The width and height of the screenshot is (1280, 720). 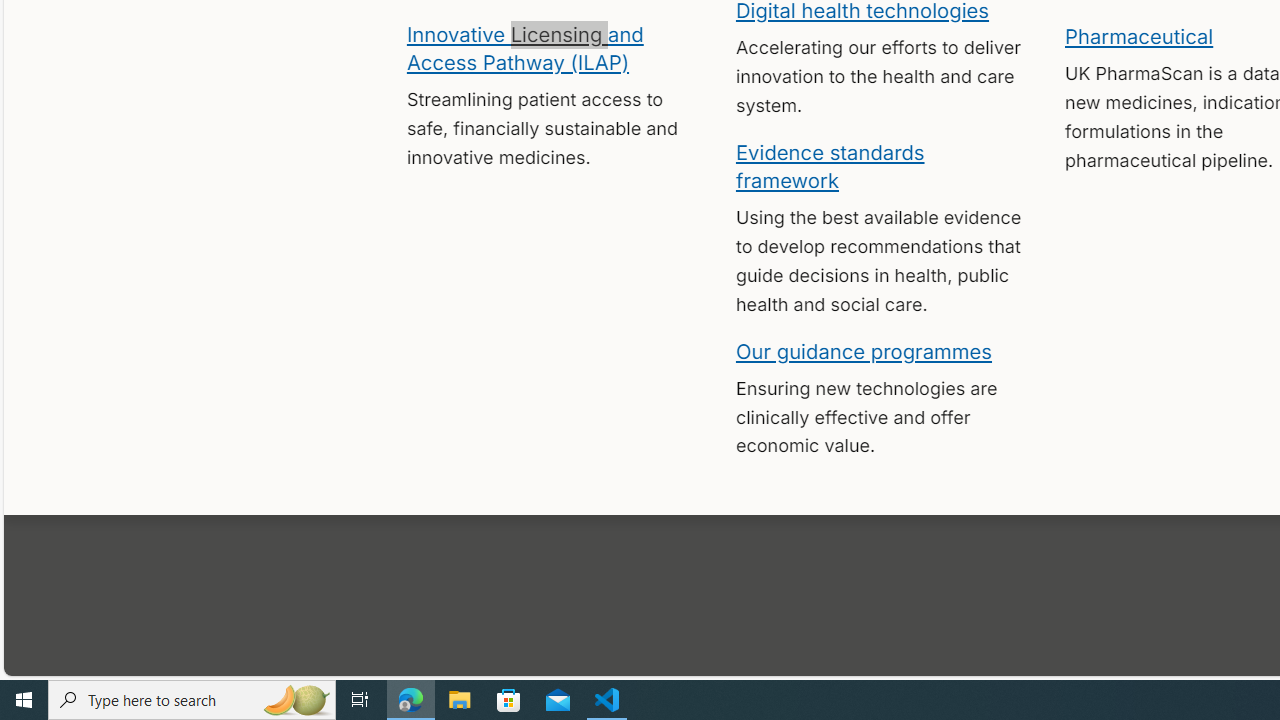 What do you see at coordinates (1139, 36) in the screenshot?
I see `'Pharmaceutical'` at bounding box center [1139, 36].